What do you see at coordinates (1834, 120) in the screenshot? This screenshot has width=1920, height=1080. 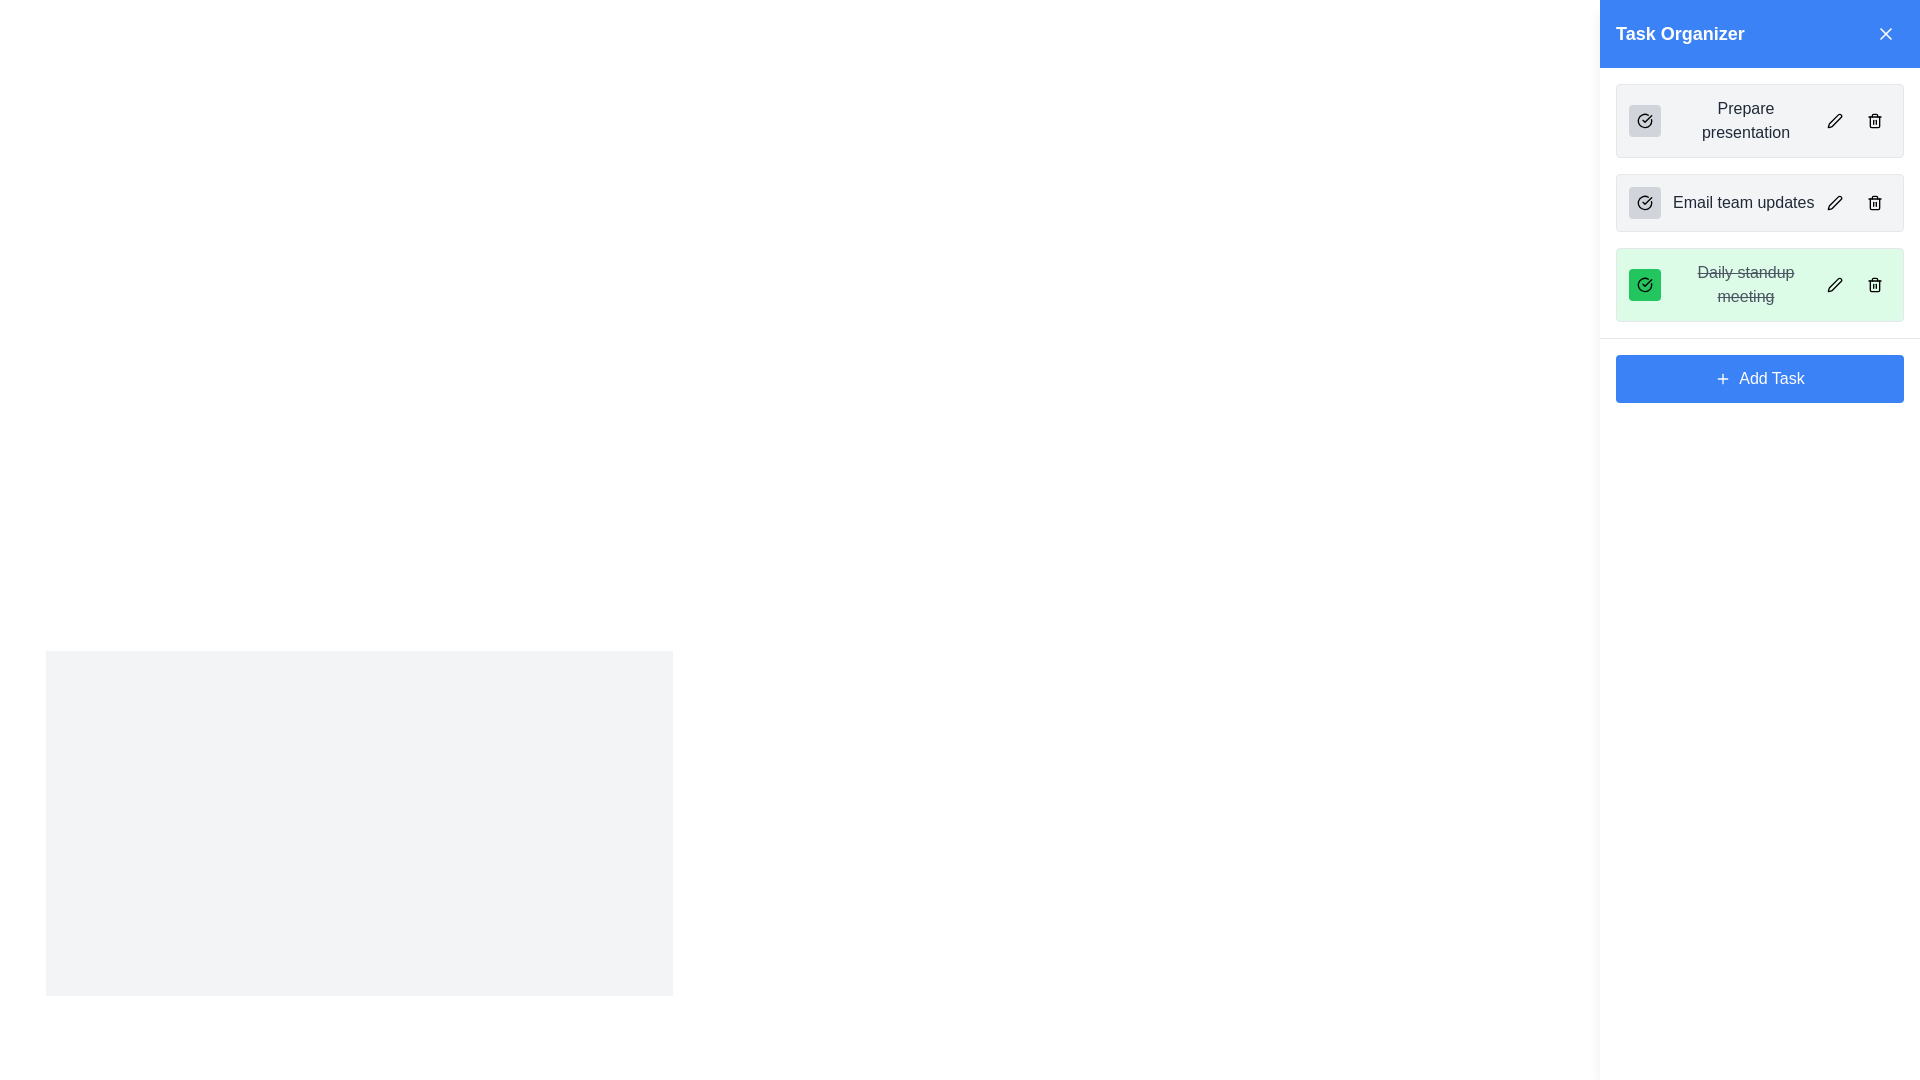 I see `the edit button icon located next to the 'Prepare presentation' task in the Task Organizer section` at bounding box center [1834, 120].